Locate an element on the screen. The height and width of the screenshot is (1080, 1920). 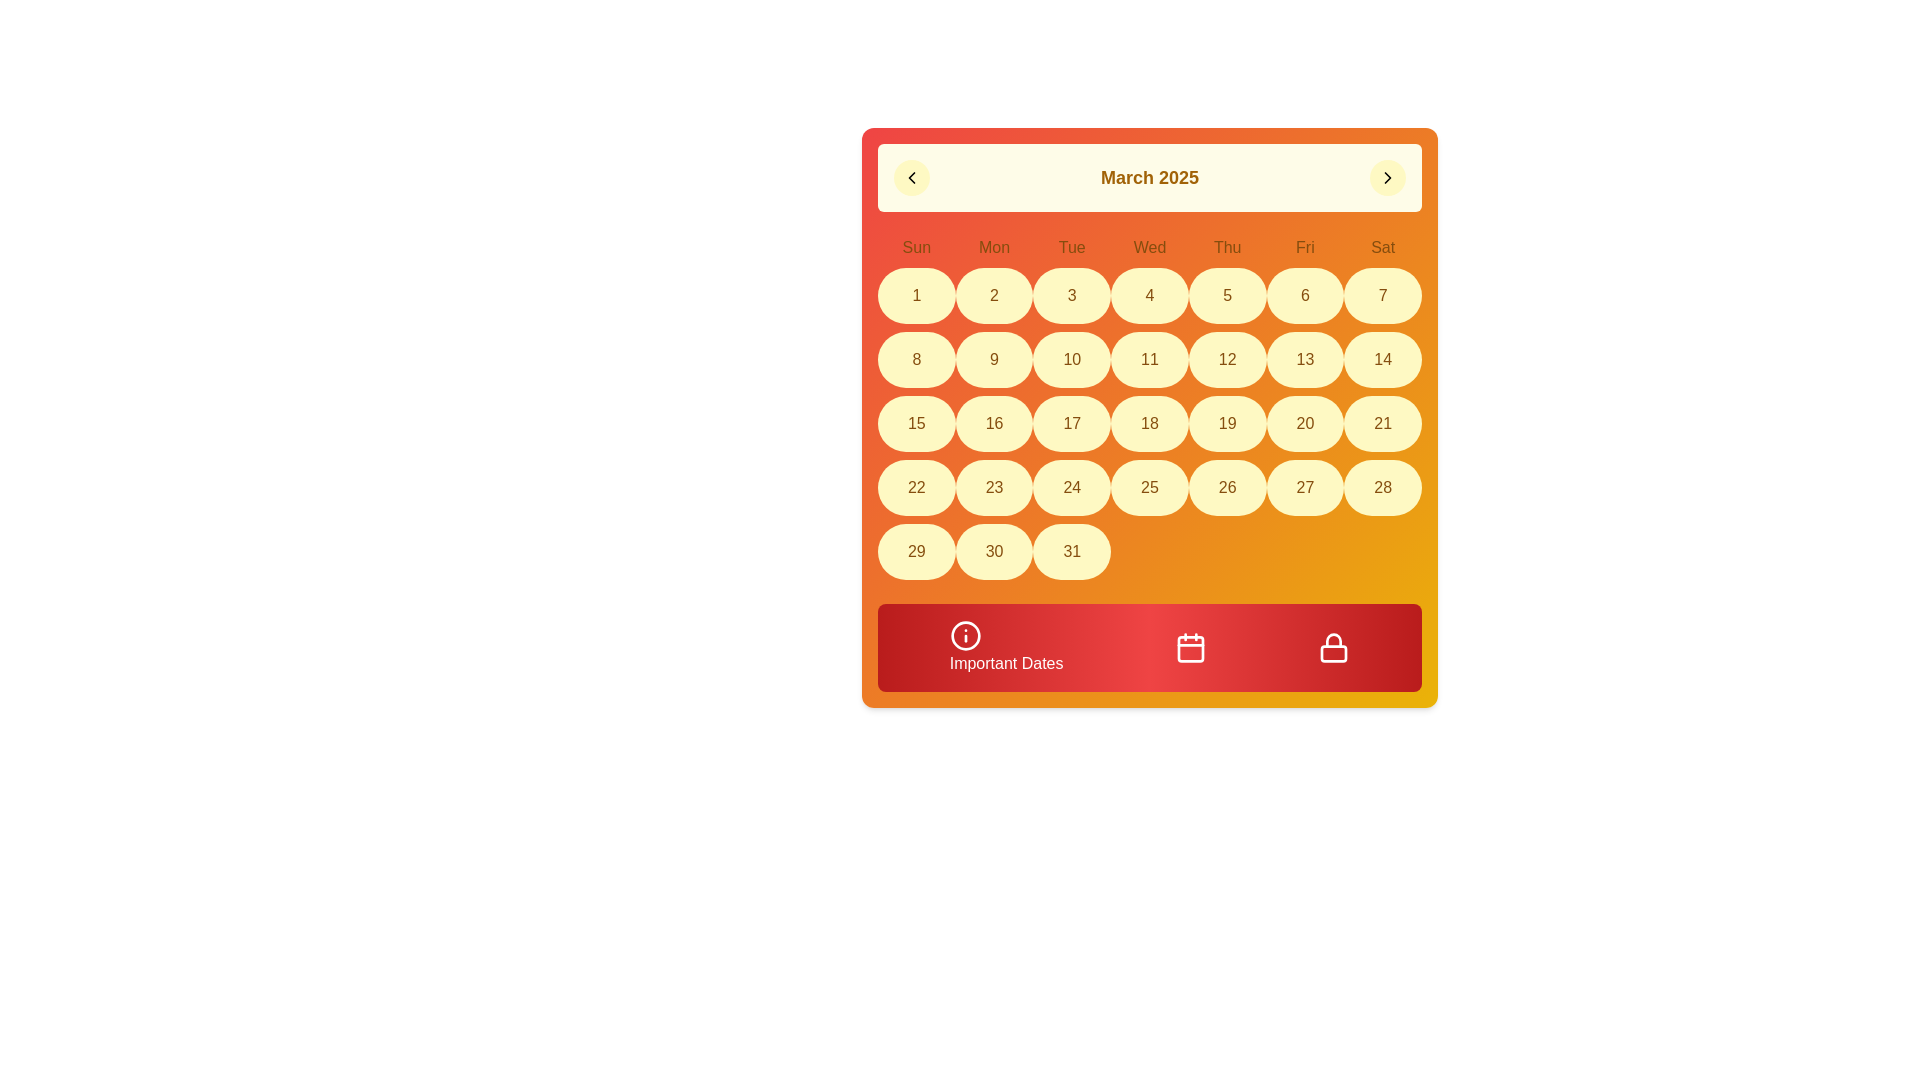
the small circular button with a pale yellow background and a black leftward arrow icon is located at coordinates (911, 176).